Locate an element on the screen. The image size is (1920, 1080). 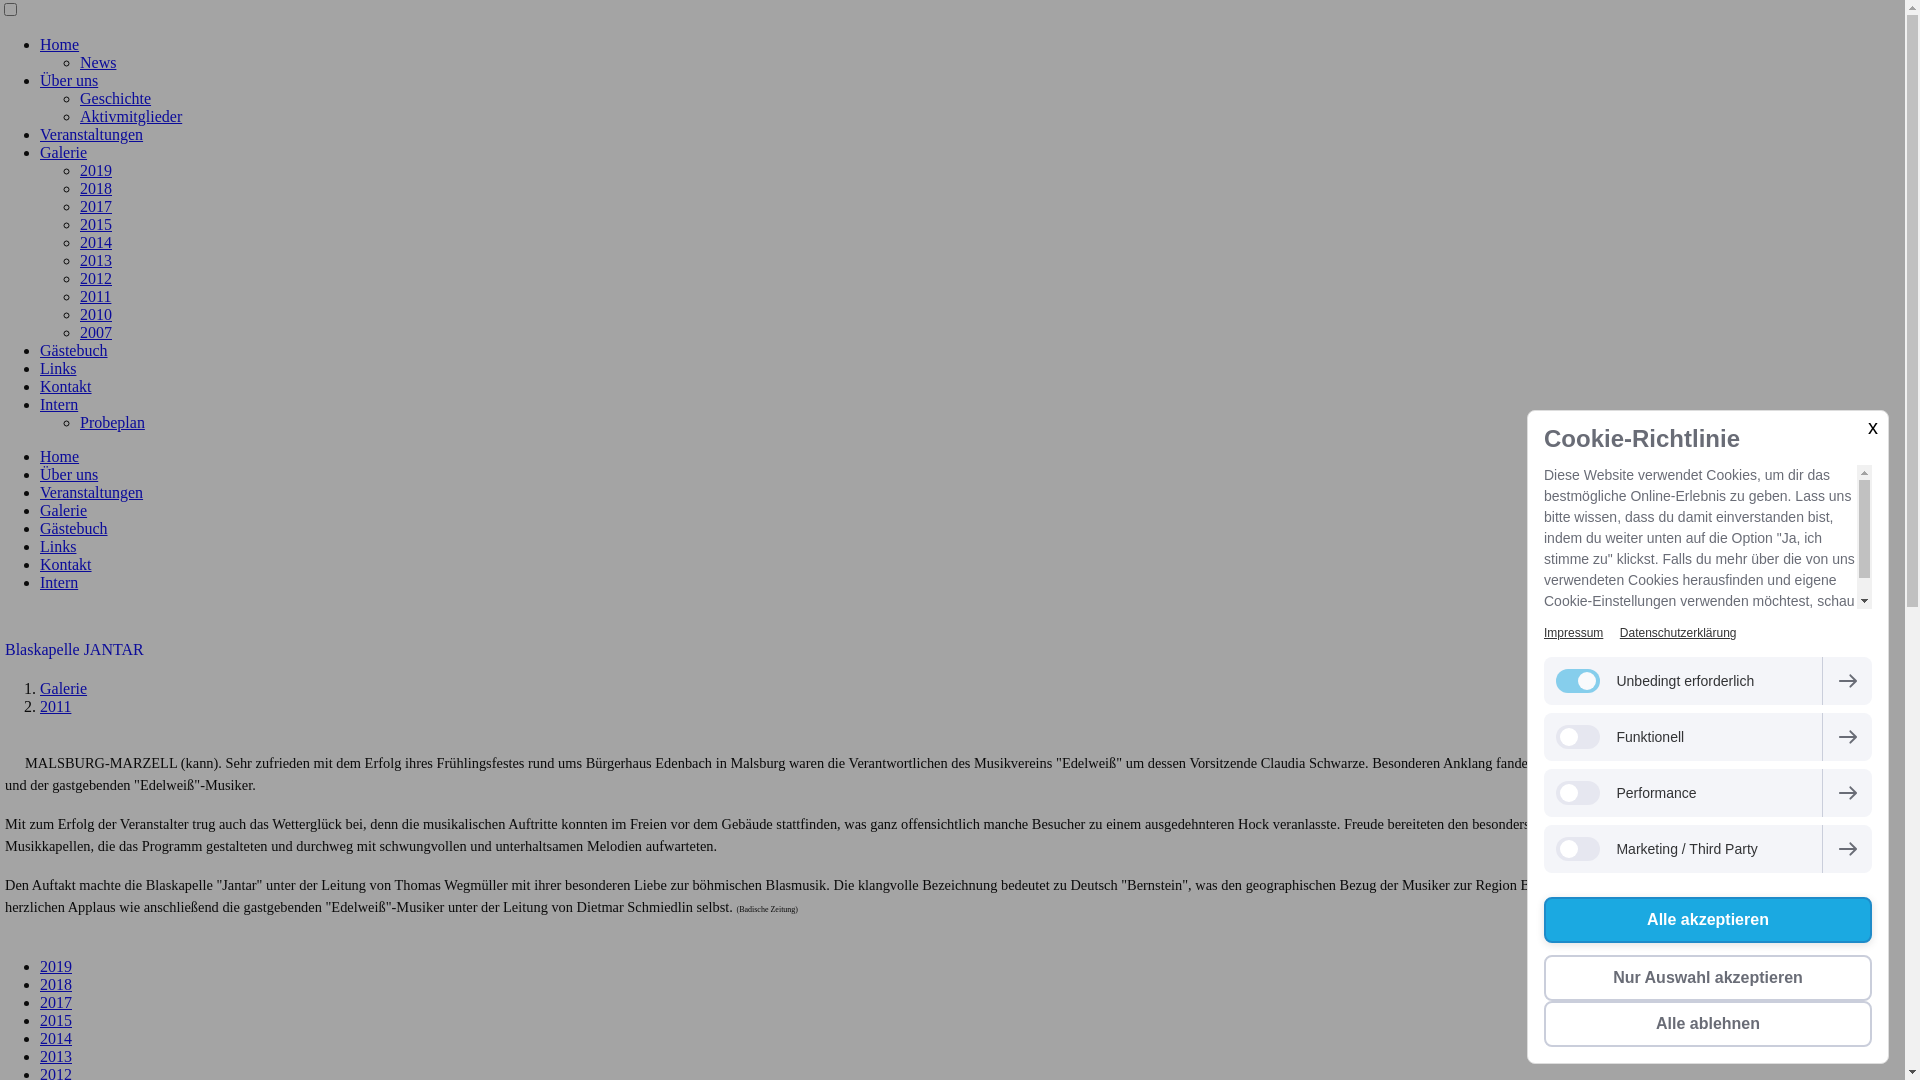
'Kontakt' is located at coordinates (39, 386).